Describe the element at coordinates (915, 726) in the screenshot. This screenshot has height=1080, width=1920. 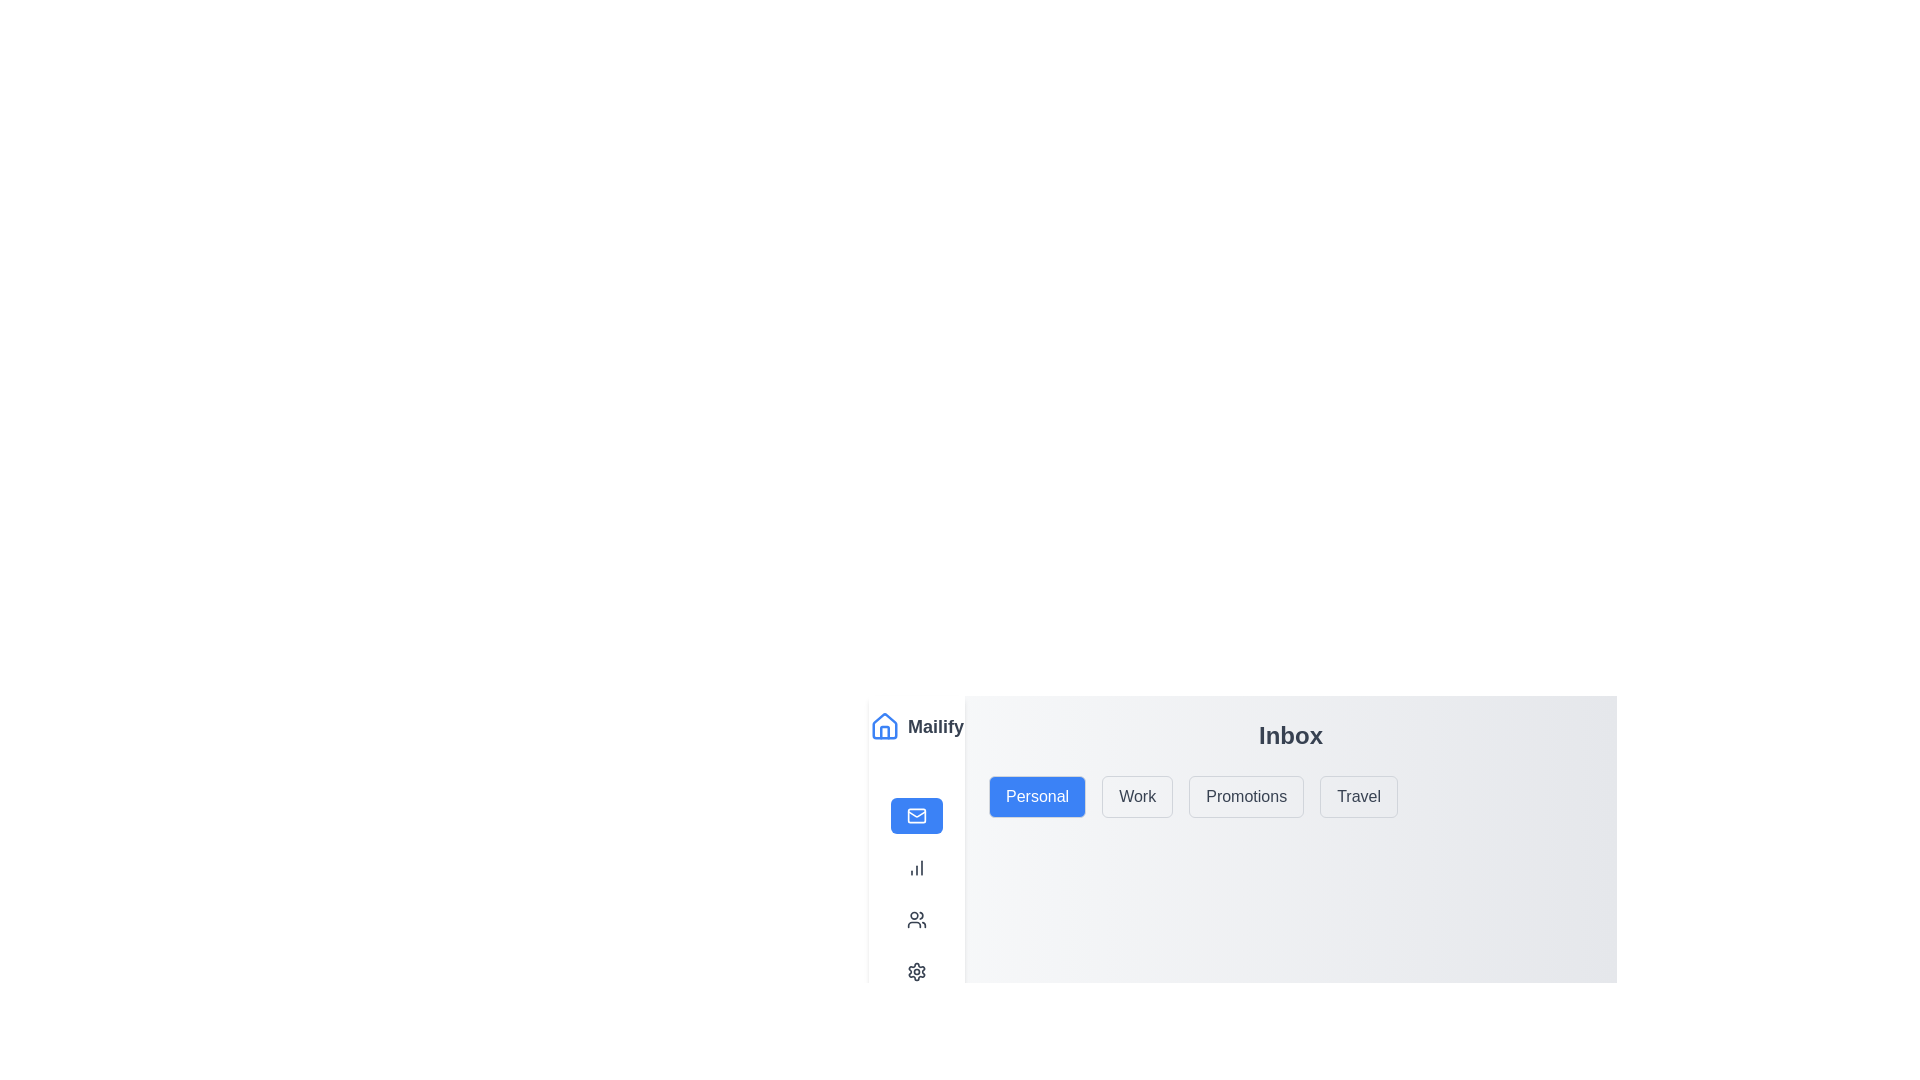
I see `the Branding section at the top of the vertical navigation panel, which contains a blue house icon and the text 'Mailify' in bold` at that location.